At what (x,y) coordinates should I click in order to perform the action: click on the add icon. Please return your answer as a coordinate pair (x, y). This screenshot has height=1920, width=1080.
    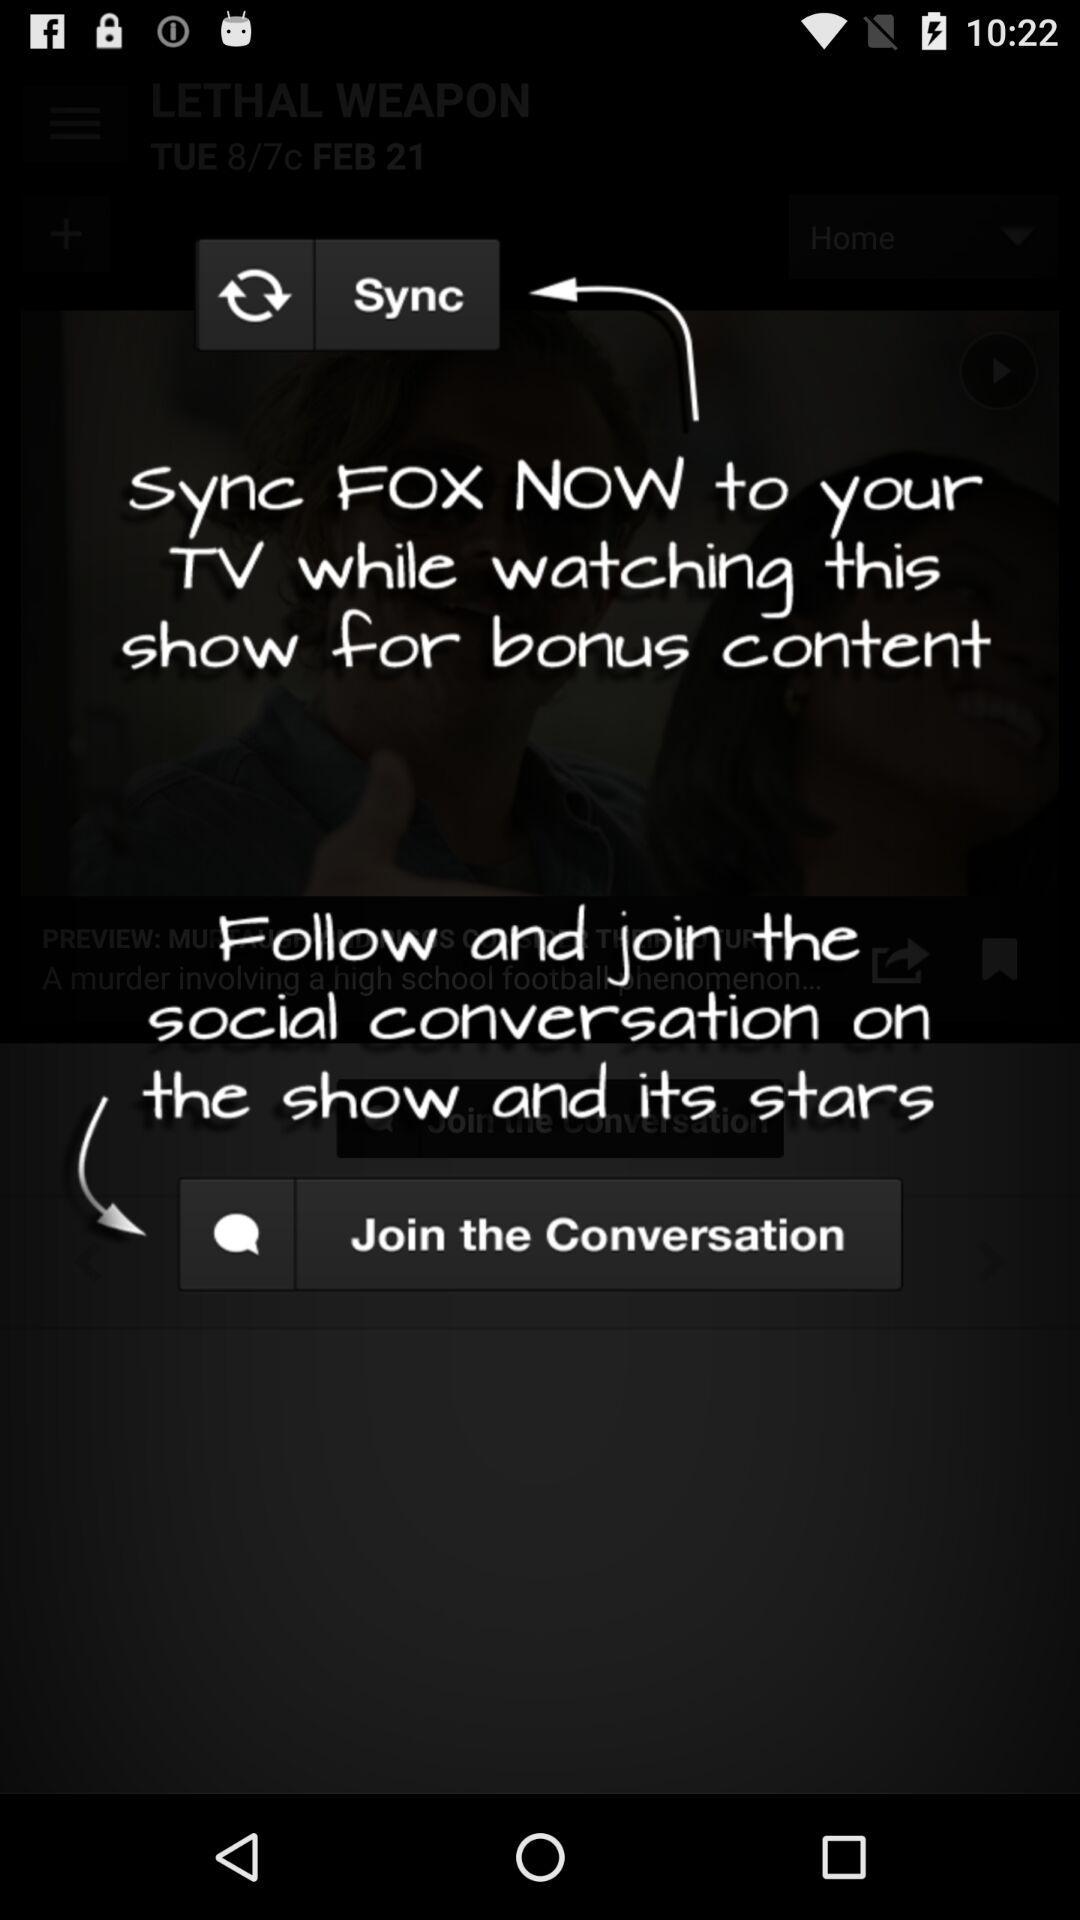
    Looking at the image, I should click on (66, 248).